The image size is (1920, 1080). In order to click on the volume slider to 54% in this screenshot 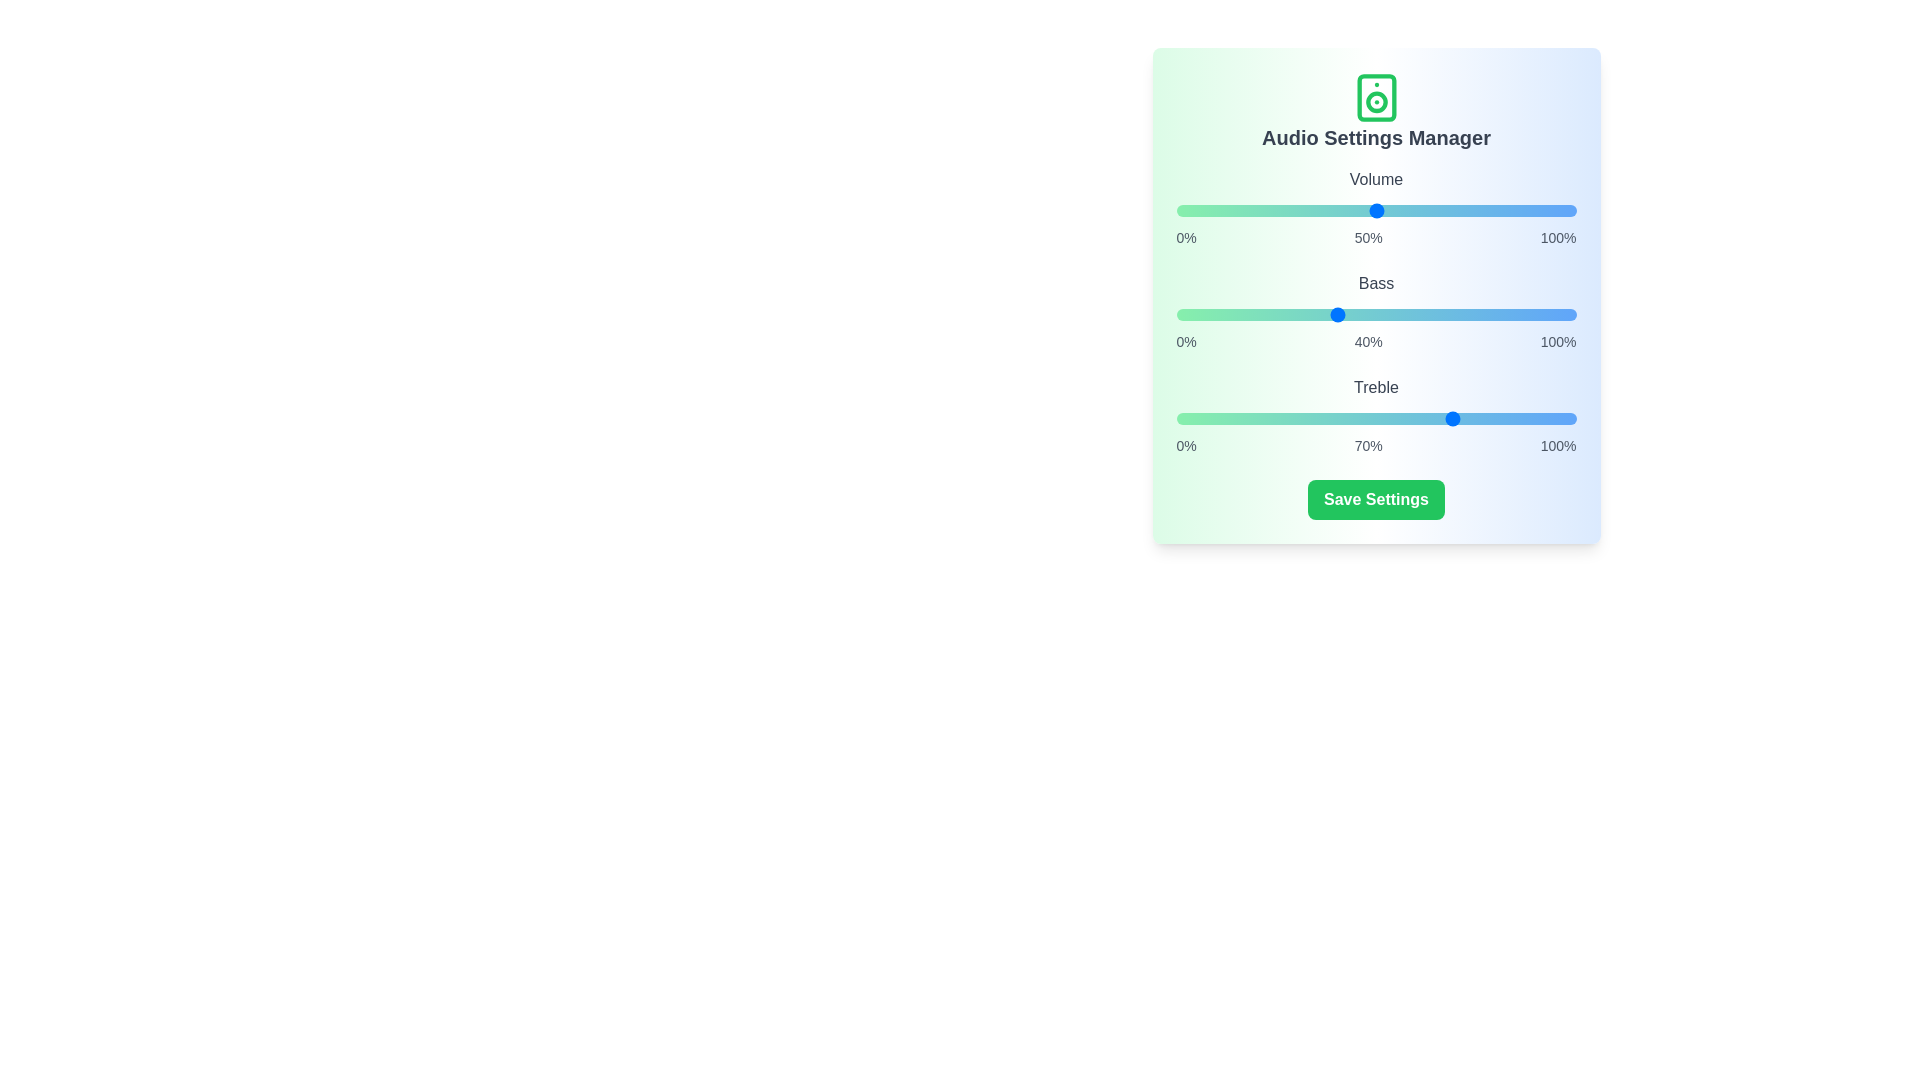, I will do `click(1391, 211)`.